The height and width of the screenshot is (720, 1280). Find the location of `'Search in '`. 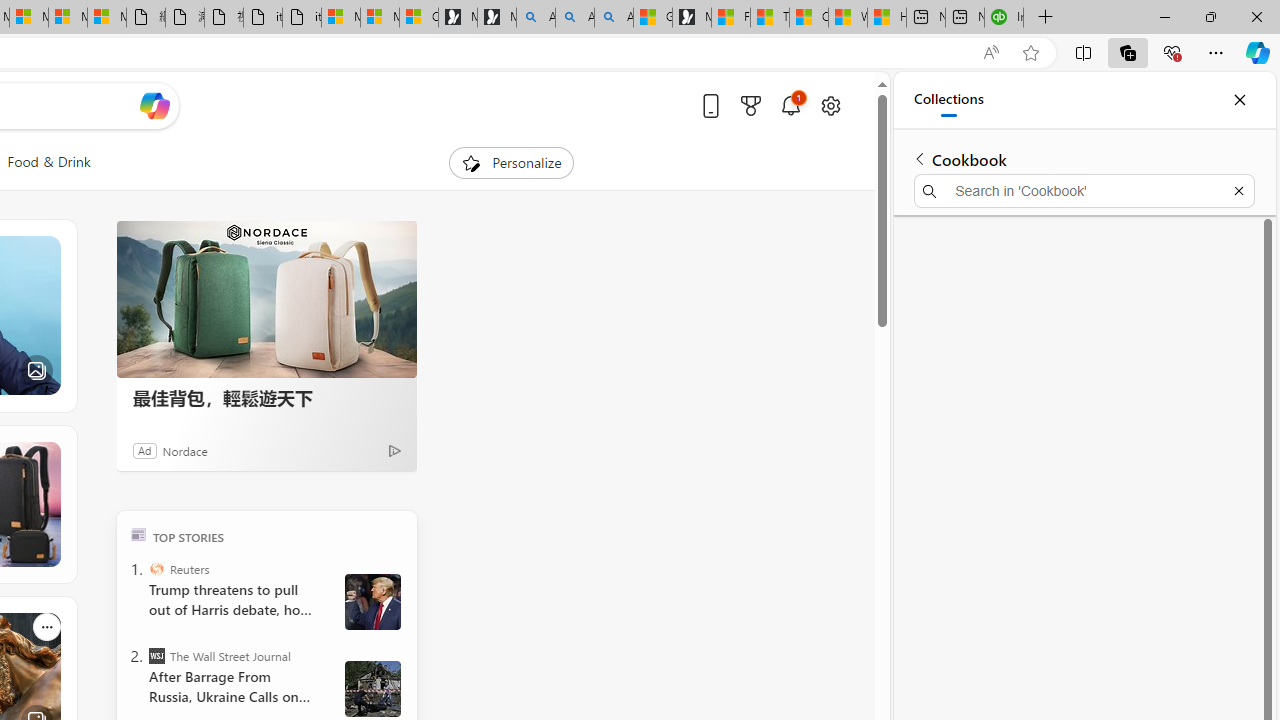

'Search in ' is located at coordinates (1083, 191).